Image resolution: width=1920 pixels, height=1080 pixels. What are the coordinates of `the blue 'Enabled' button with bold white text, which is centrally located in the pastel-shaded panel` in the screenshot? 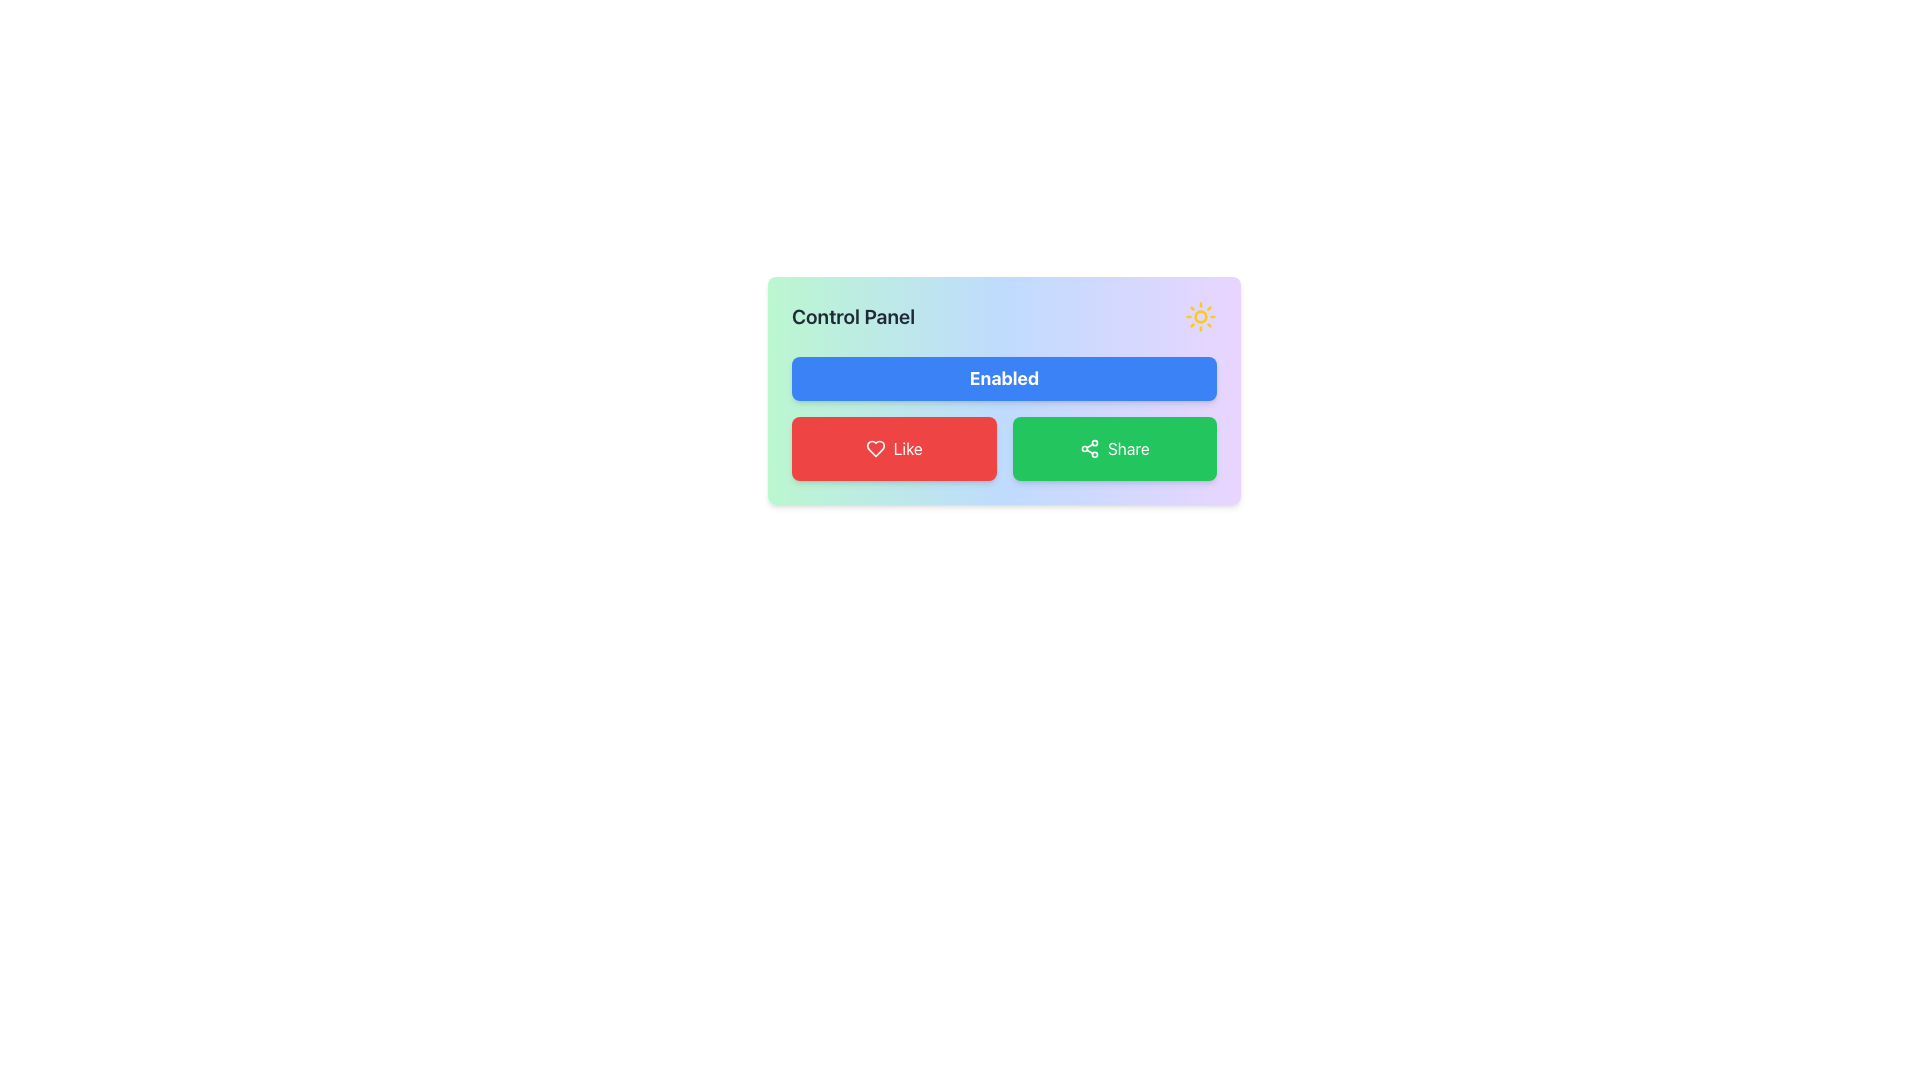 It's located at (1004, 378).